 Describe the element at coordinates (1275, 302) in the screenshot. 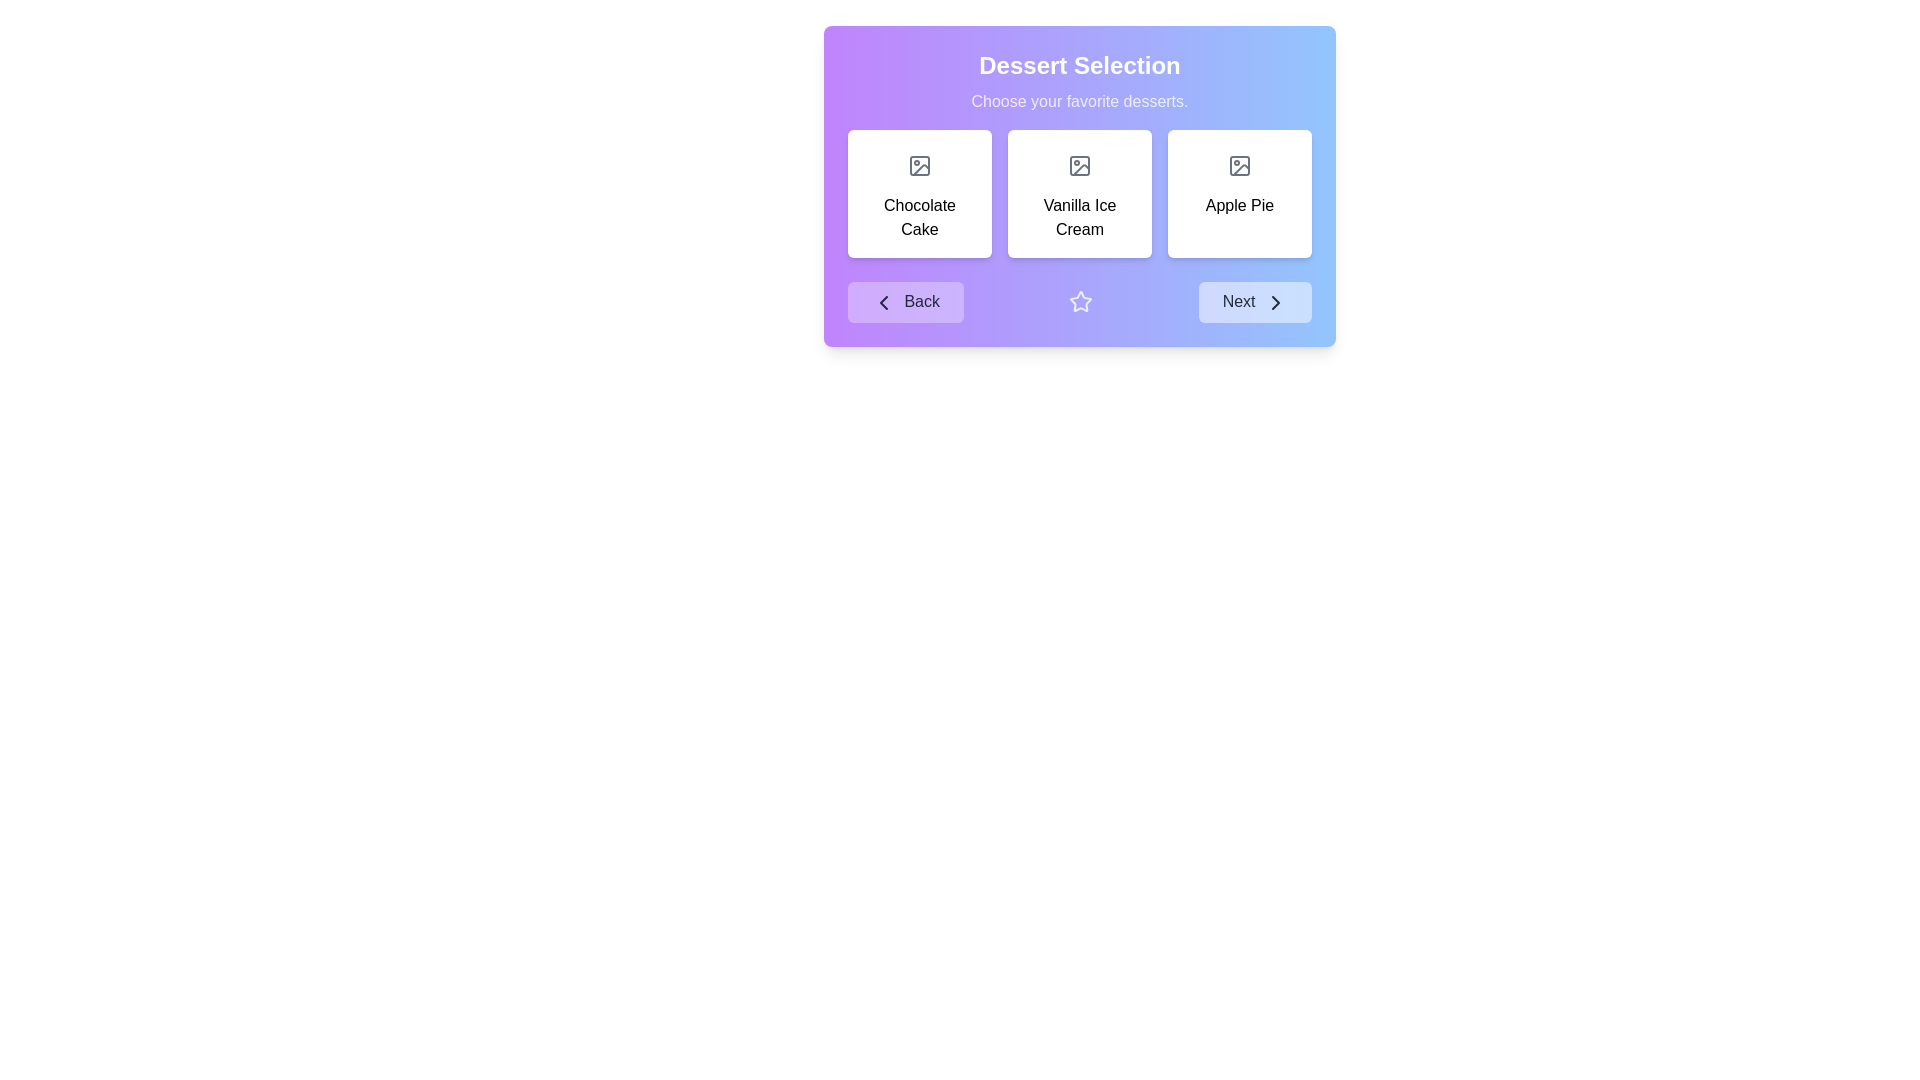

I see `the rightward arrow icon located adjacent to the 'Next' label` at that location.